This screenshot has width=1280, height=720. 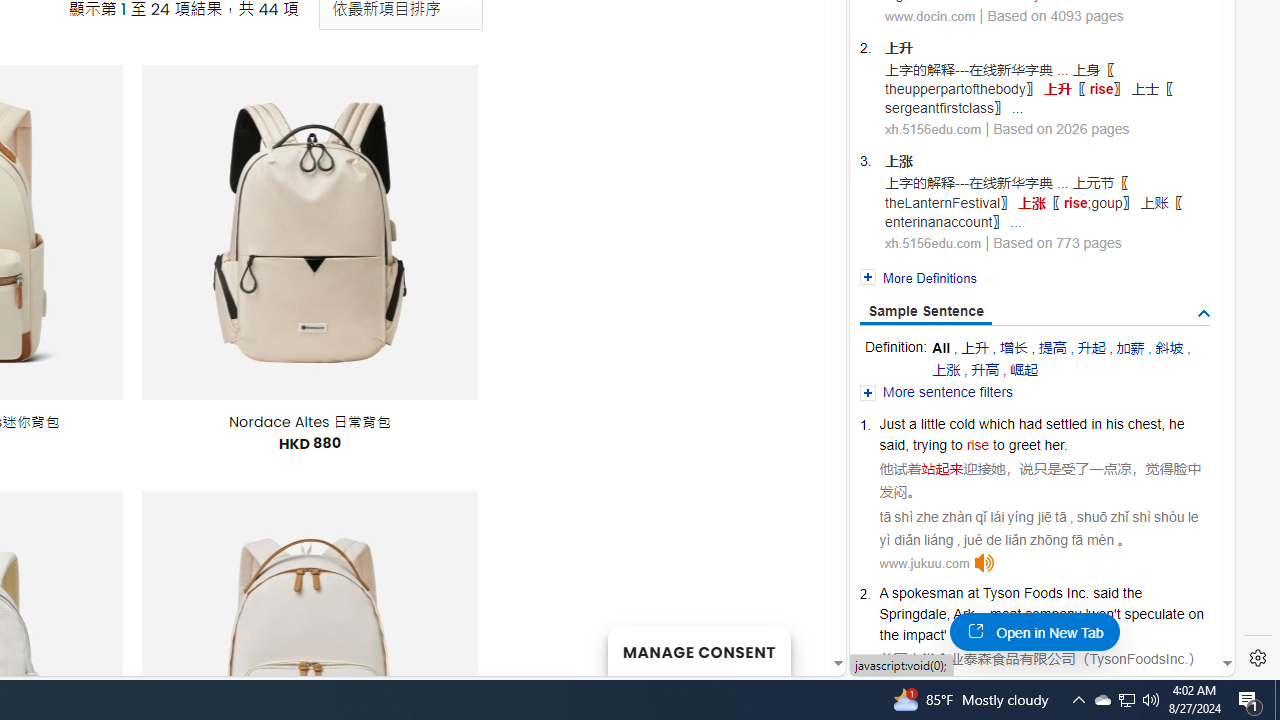 I want to click on 'www.docin.com', so click(x=928, y=15).